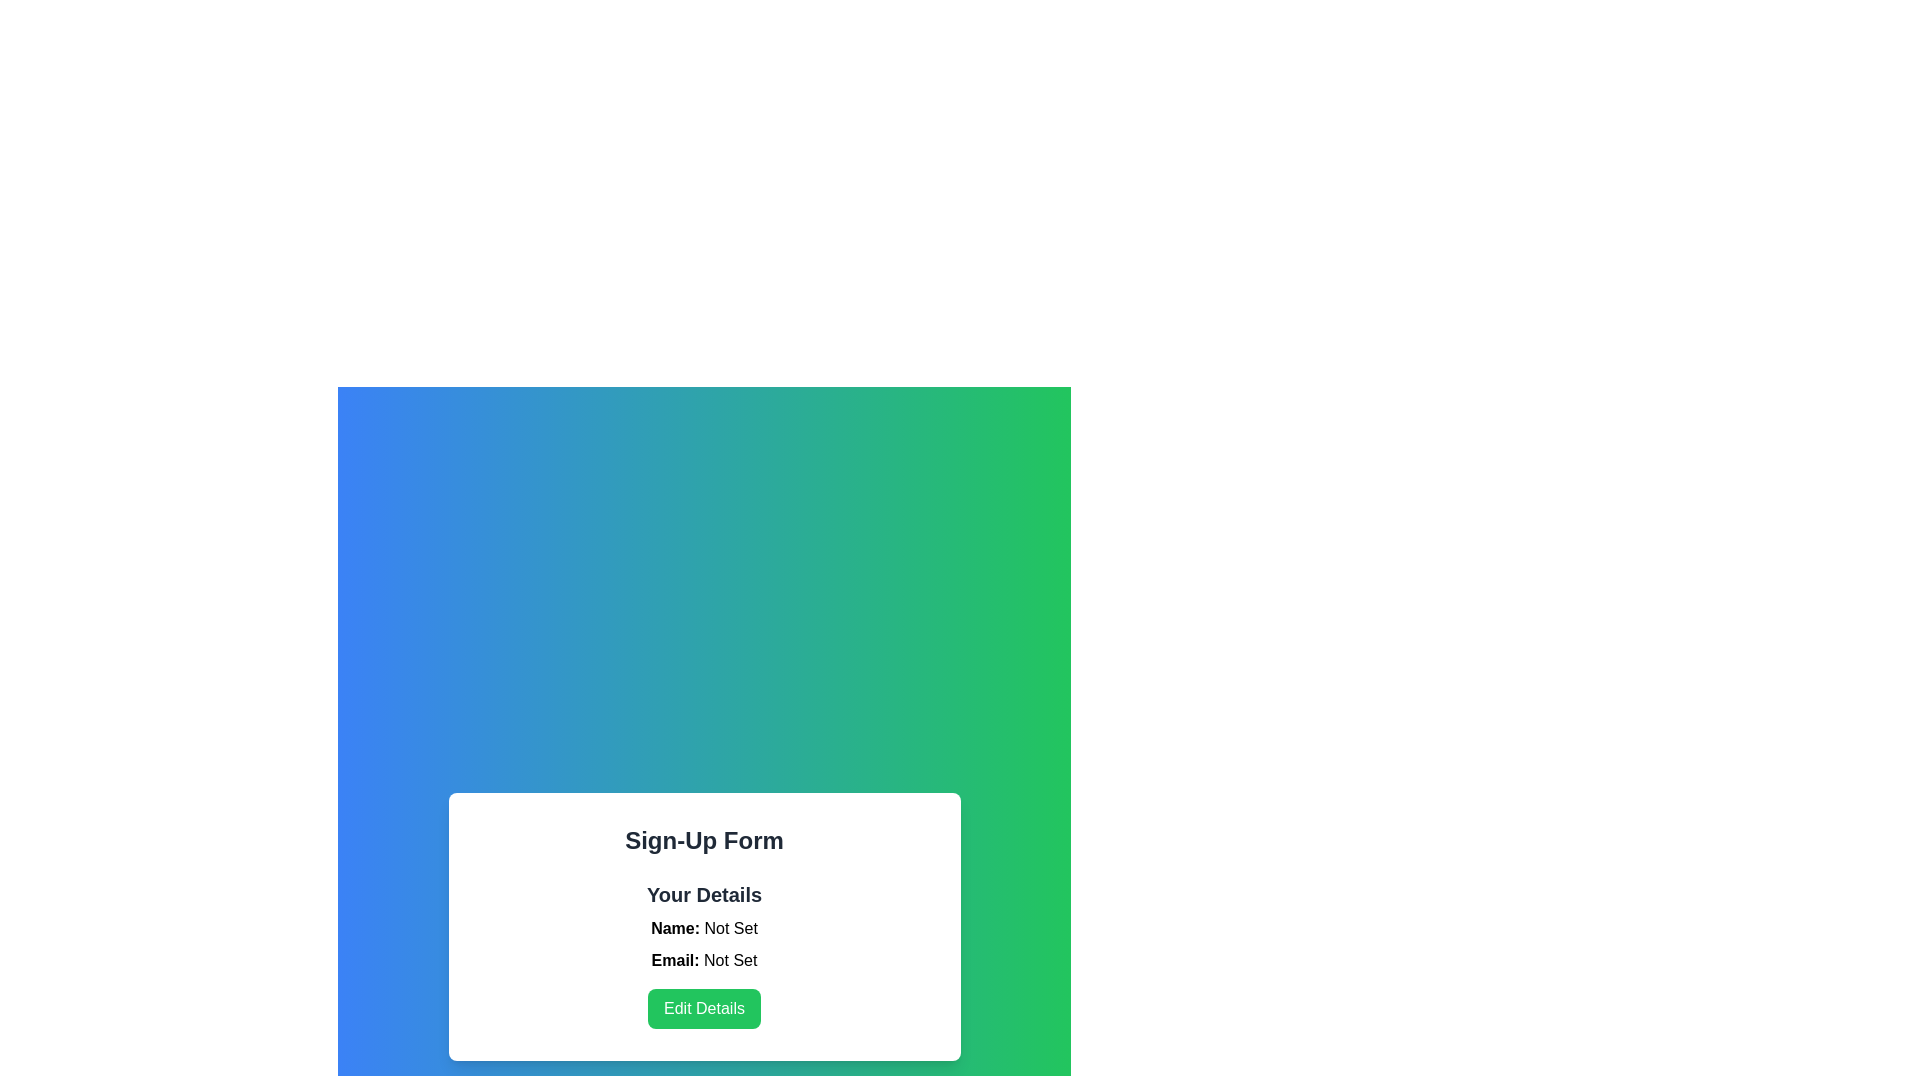 The image size is (1920, 1080). Describe the element at coordinates (704, 840) in the screenshot. I see `the text label that serves as the title for the sign-up form, which is located at the top of the white rectangular form area` at that location.